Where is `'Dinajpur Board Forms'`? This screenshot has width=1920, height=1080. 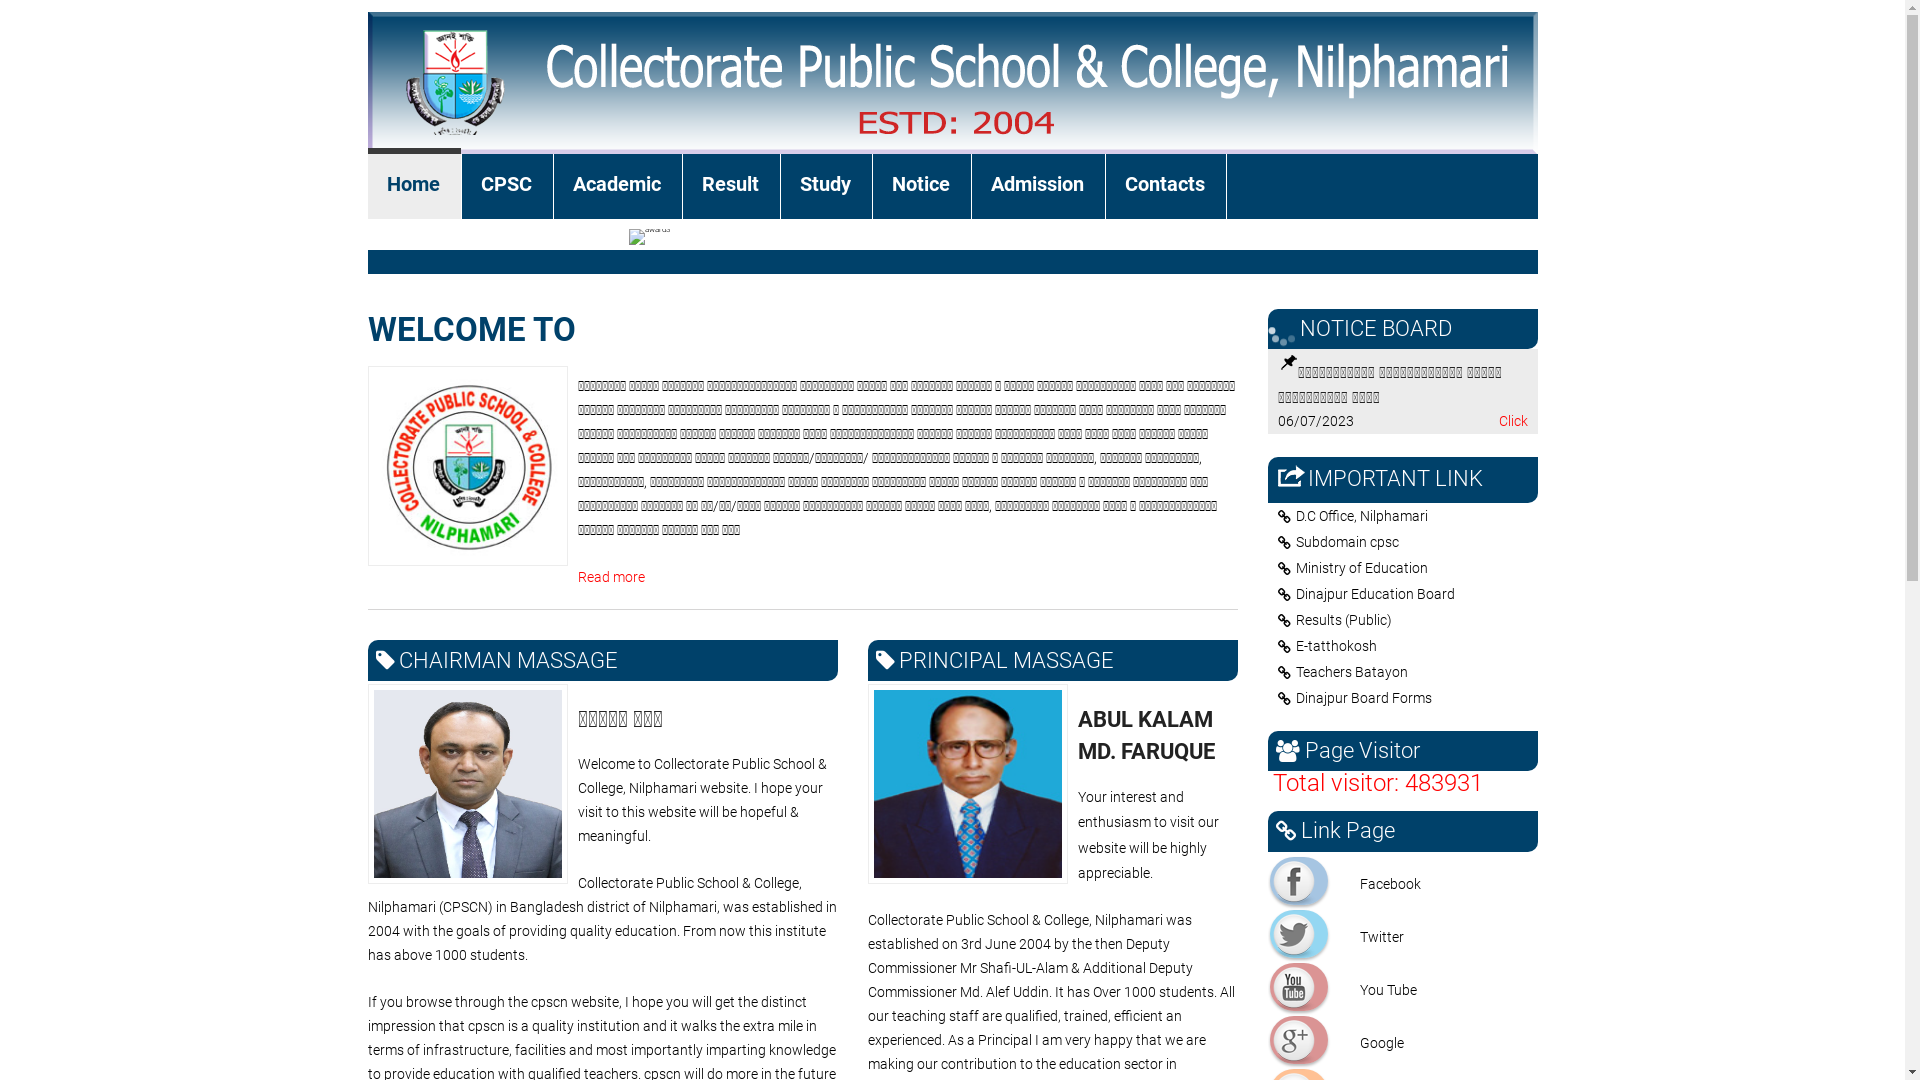
'Dinajpur Board Forms' is located at coordinates (1406, 697).